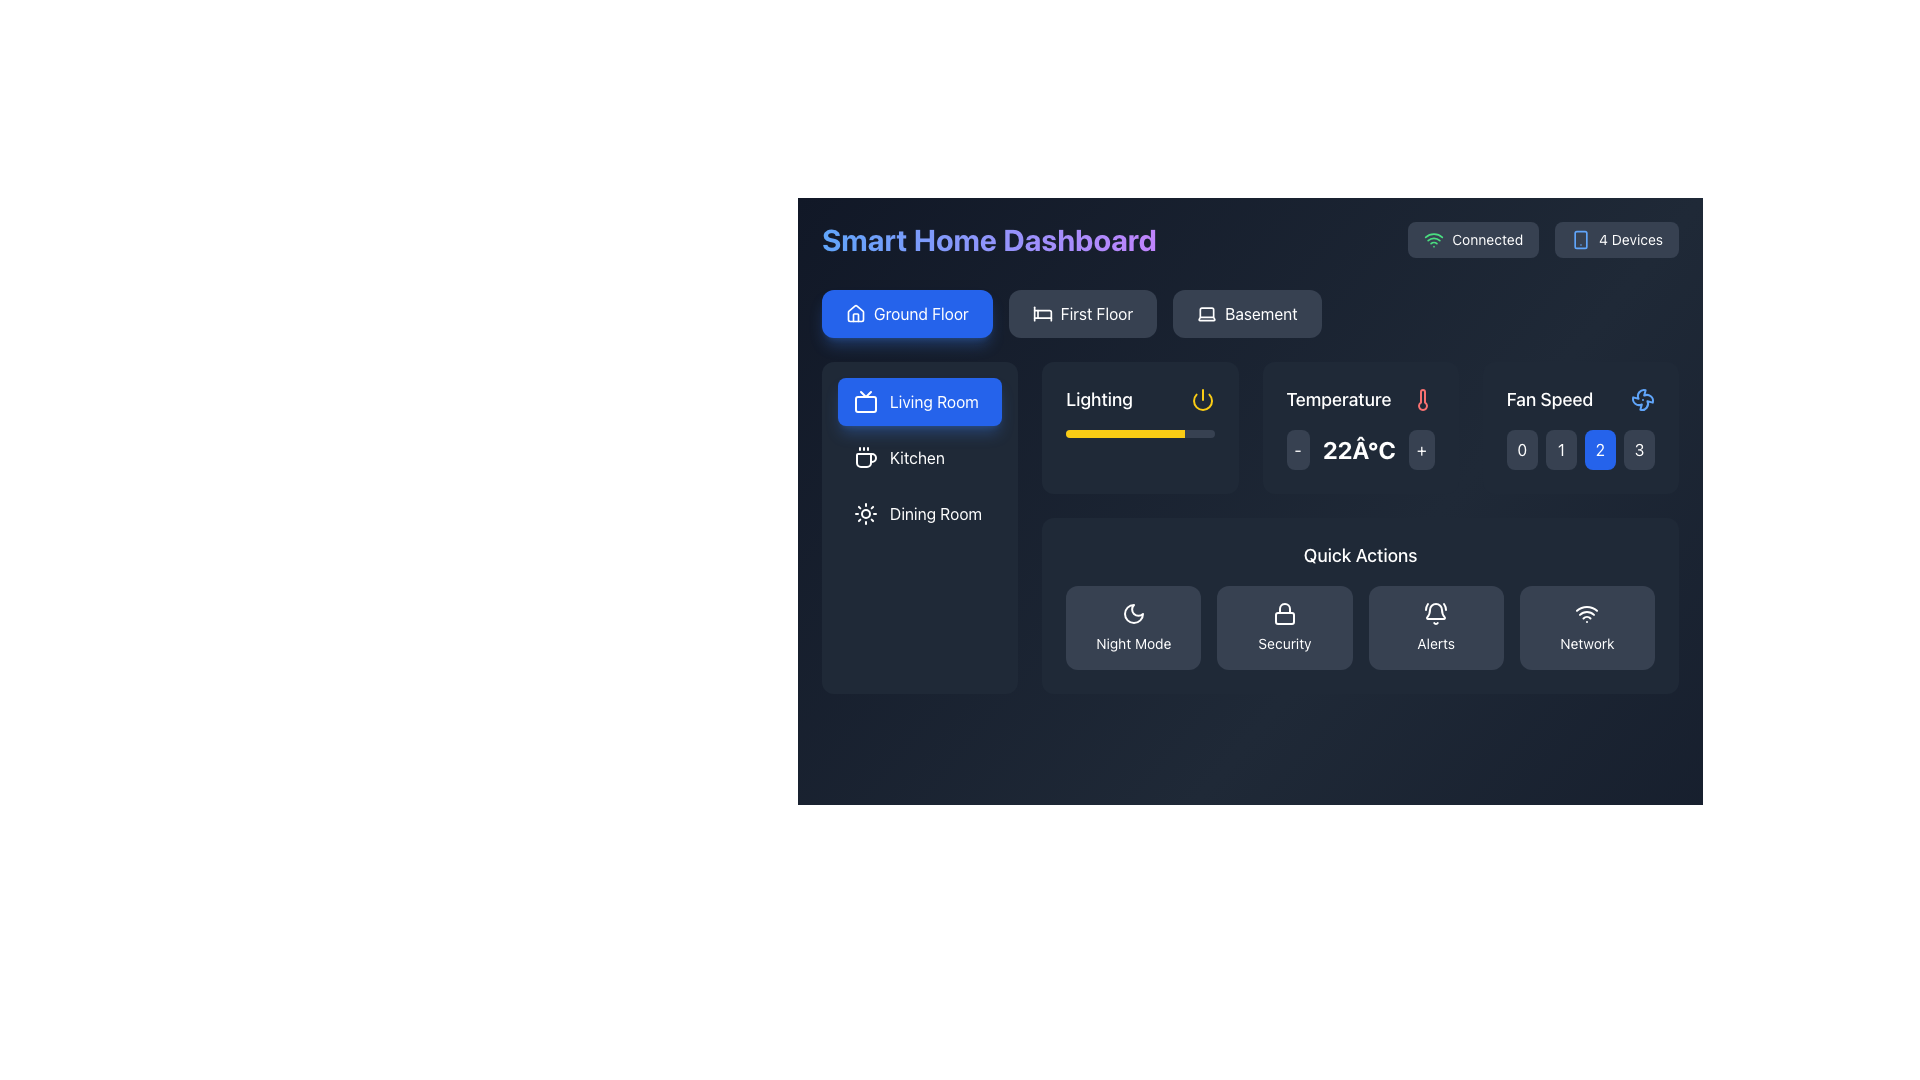 This screenshot has height=1080, width=1920. I want to click on the 'Basement' button icon, so click(1206, 313).